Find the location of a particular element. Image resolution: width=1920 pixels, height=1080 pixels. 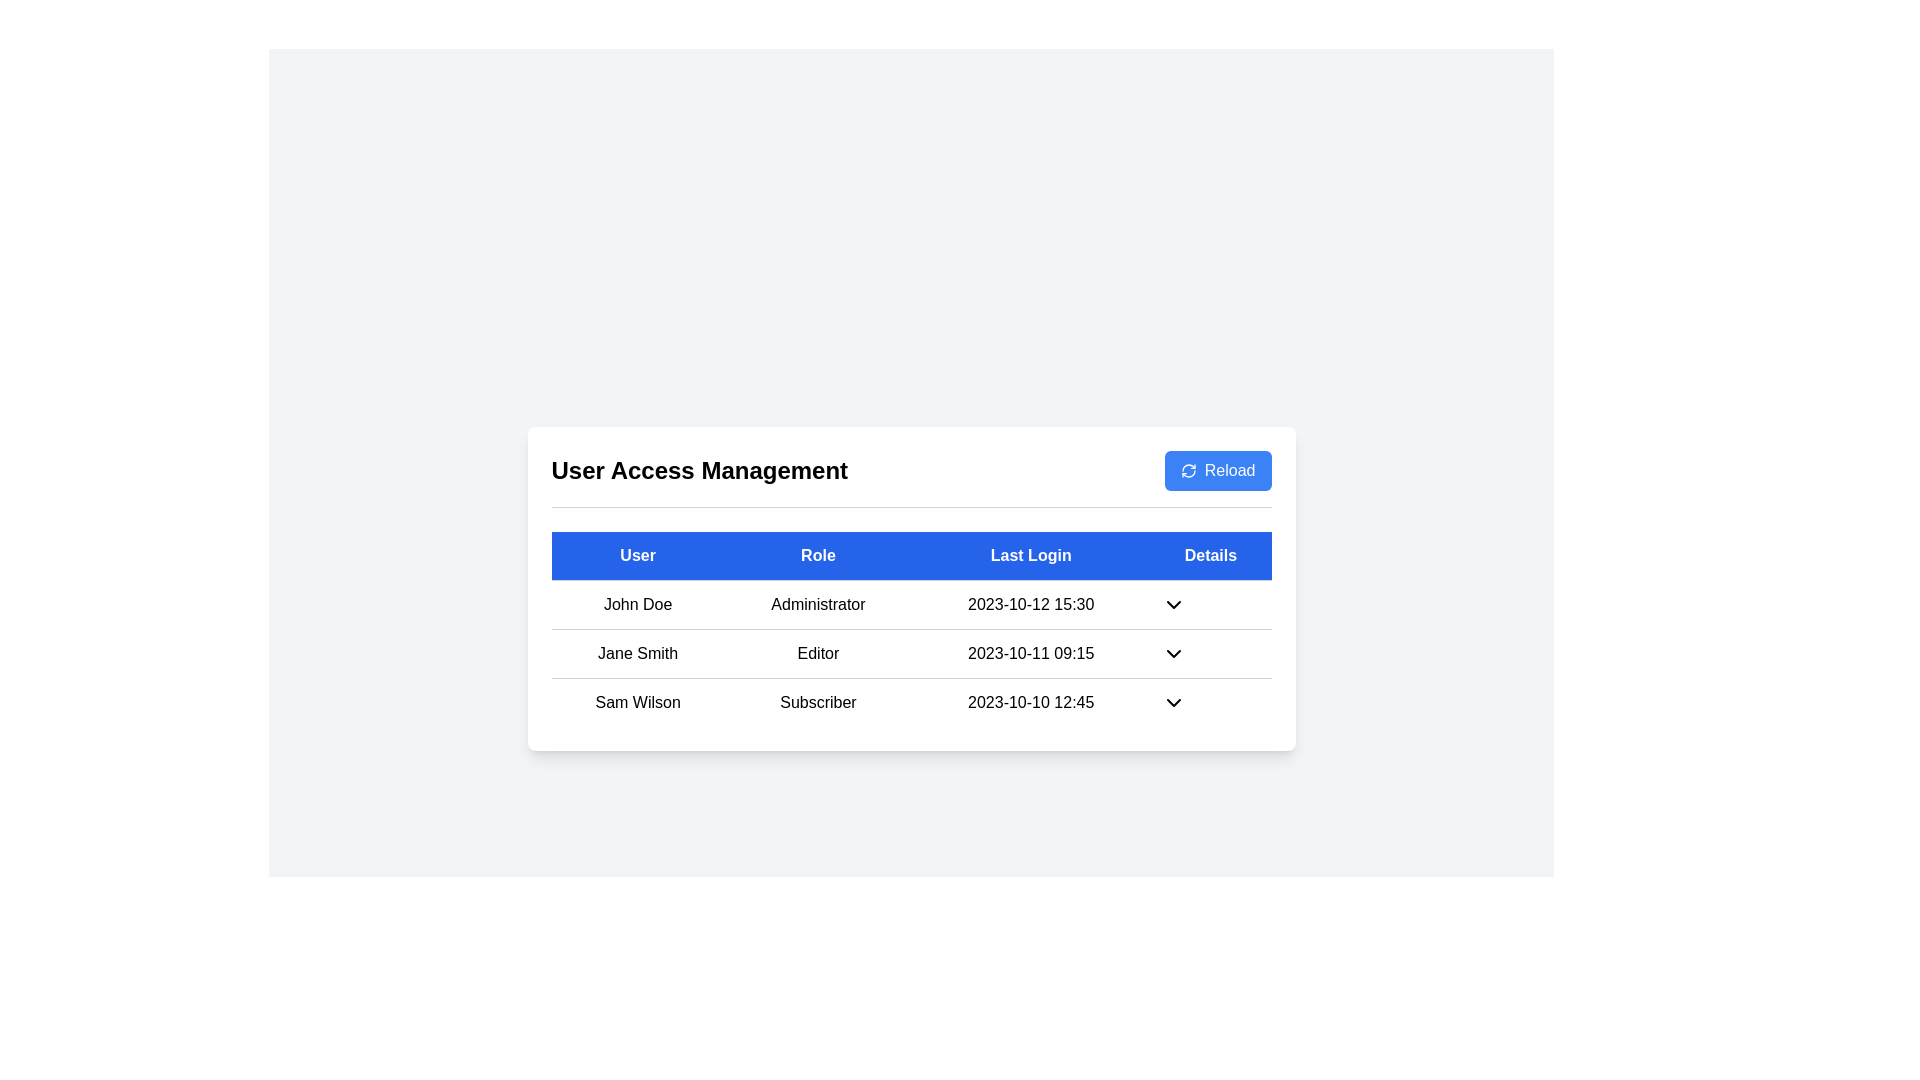

the downward-pointing chevron icon in the 'Details' column of the table, specifically in the 'Sam Wilson' row is located at coordinates (1174, 701).